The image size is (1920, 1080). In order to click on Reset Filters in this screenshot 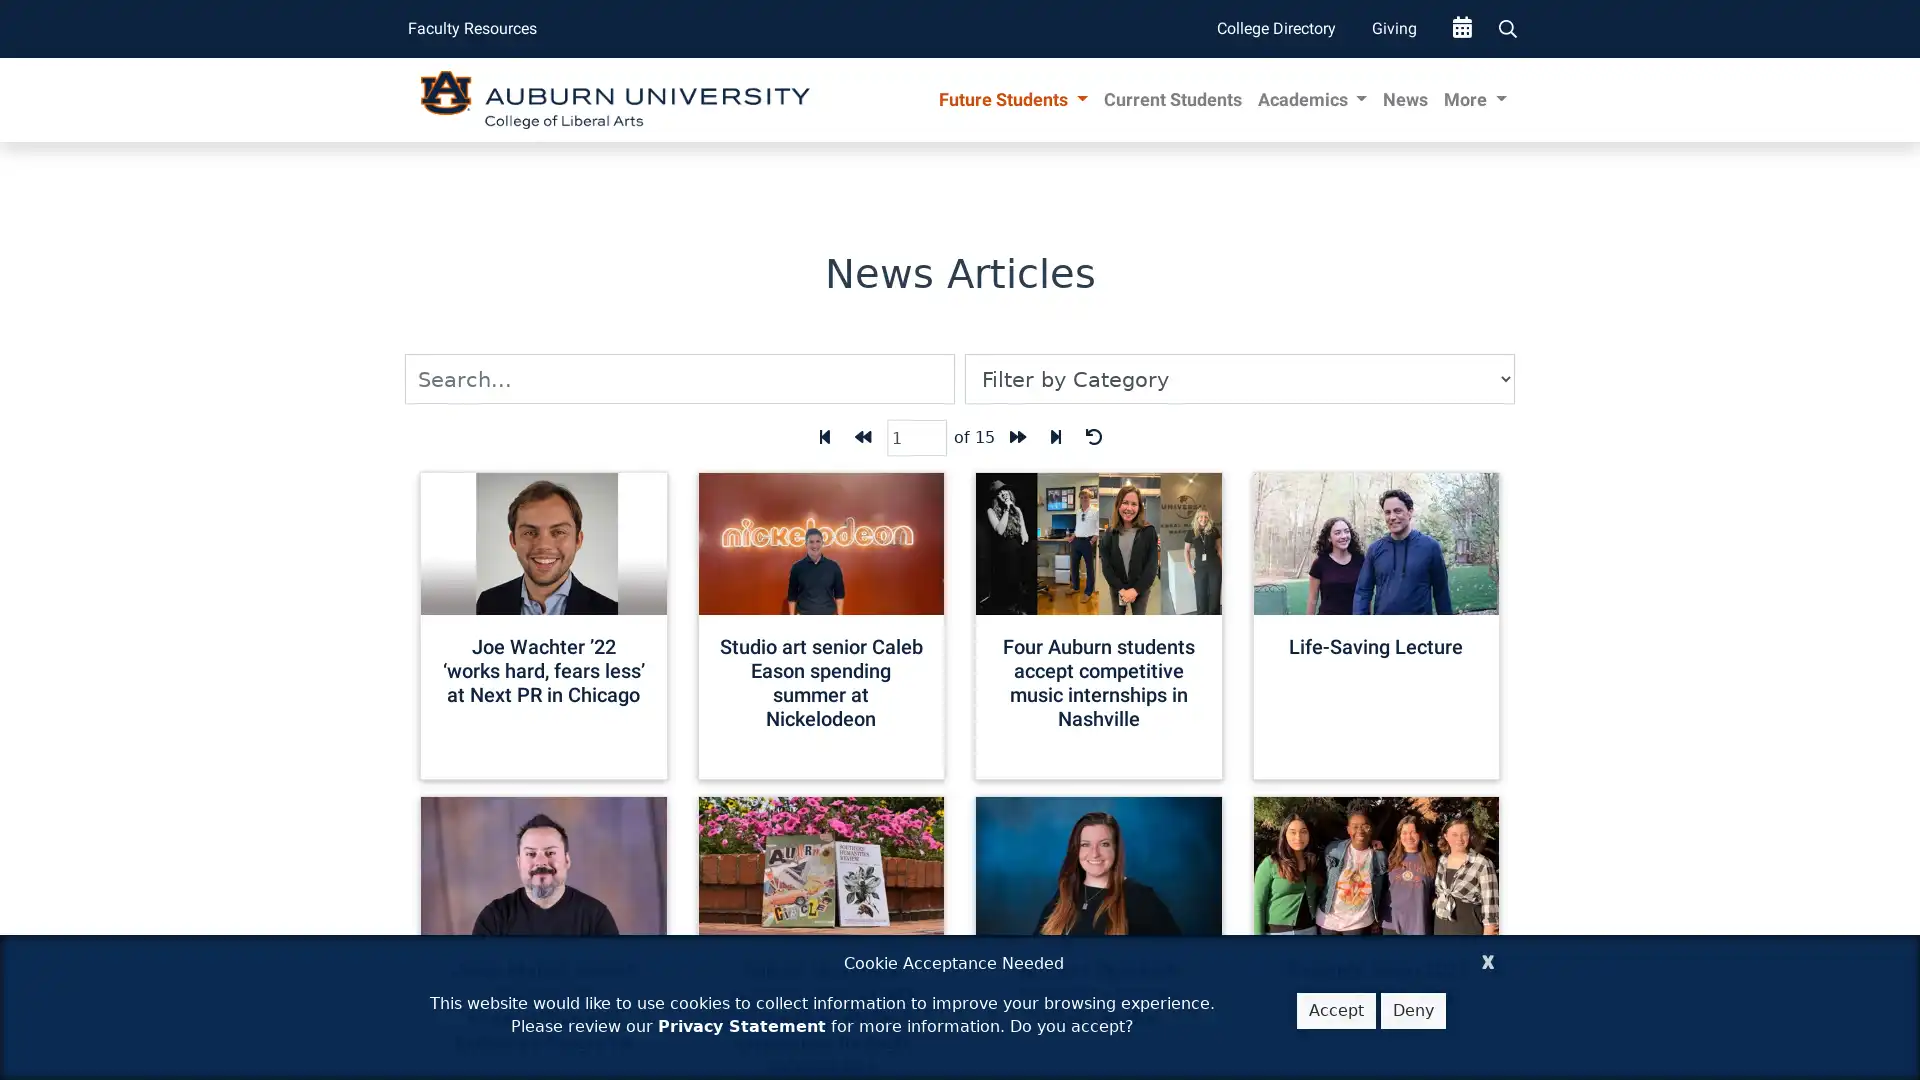, I will do `click(1093, 437)`.